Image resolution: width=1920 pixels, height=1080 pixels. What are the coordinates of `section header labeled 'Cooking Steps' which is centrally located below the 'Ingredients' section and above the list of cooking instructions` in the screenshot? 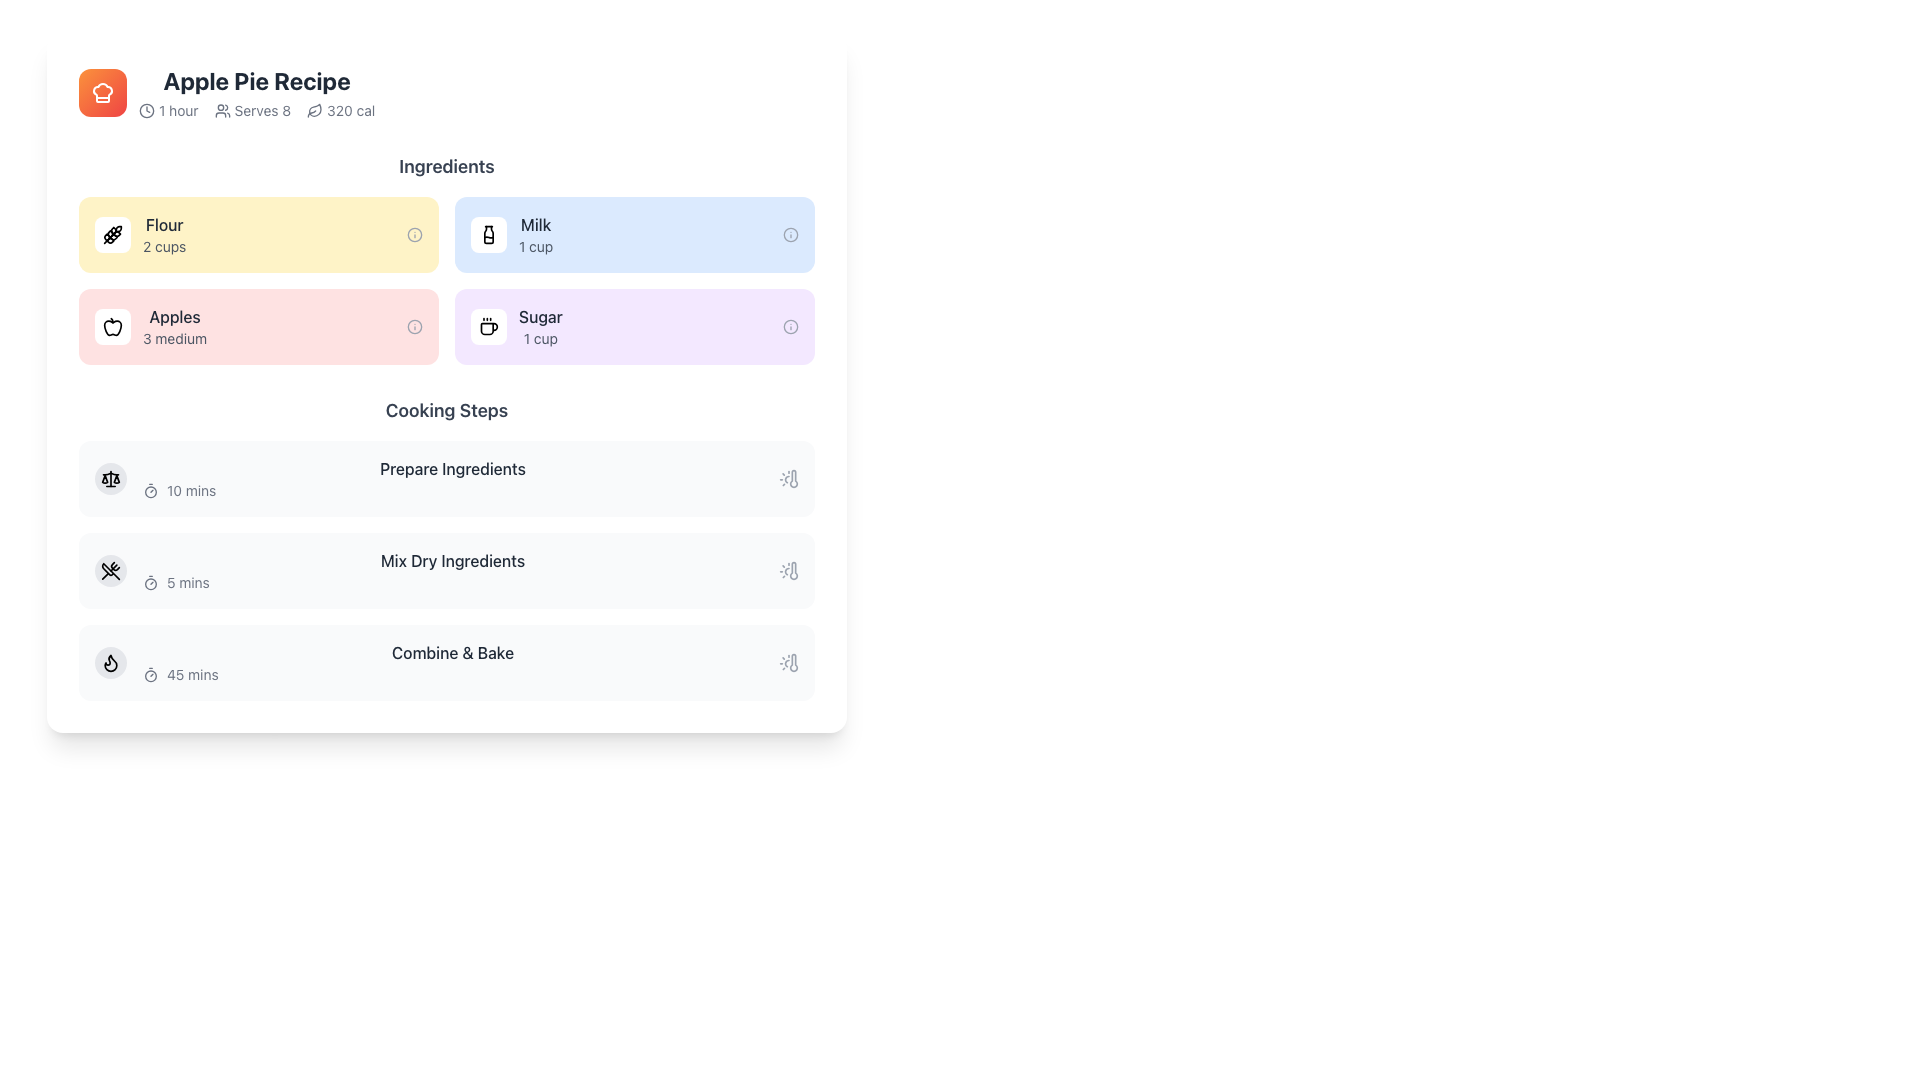 It's located at (445, 410).